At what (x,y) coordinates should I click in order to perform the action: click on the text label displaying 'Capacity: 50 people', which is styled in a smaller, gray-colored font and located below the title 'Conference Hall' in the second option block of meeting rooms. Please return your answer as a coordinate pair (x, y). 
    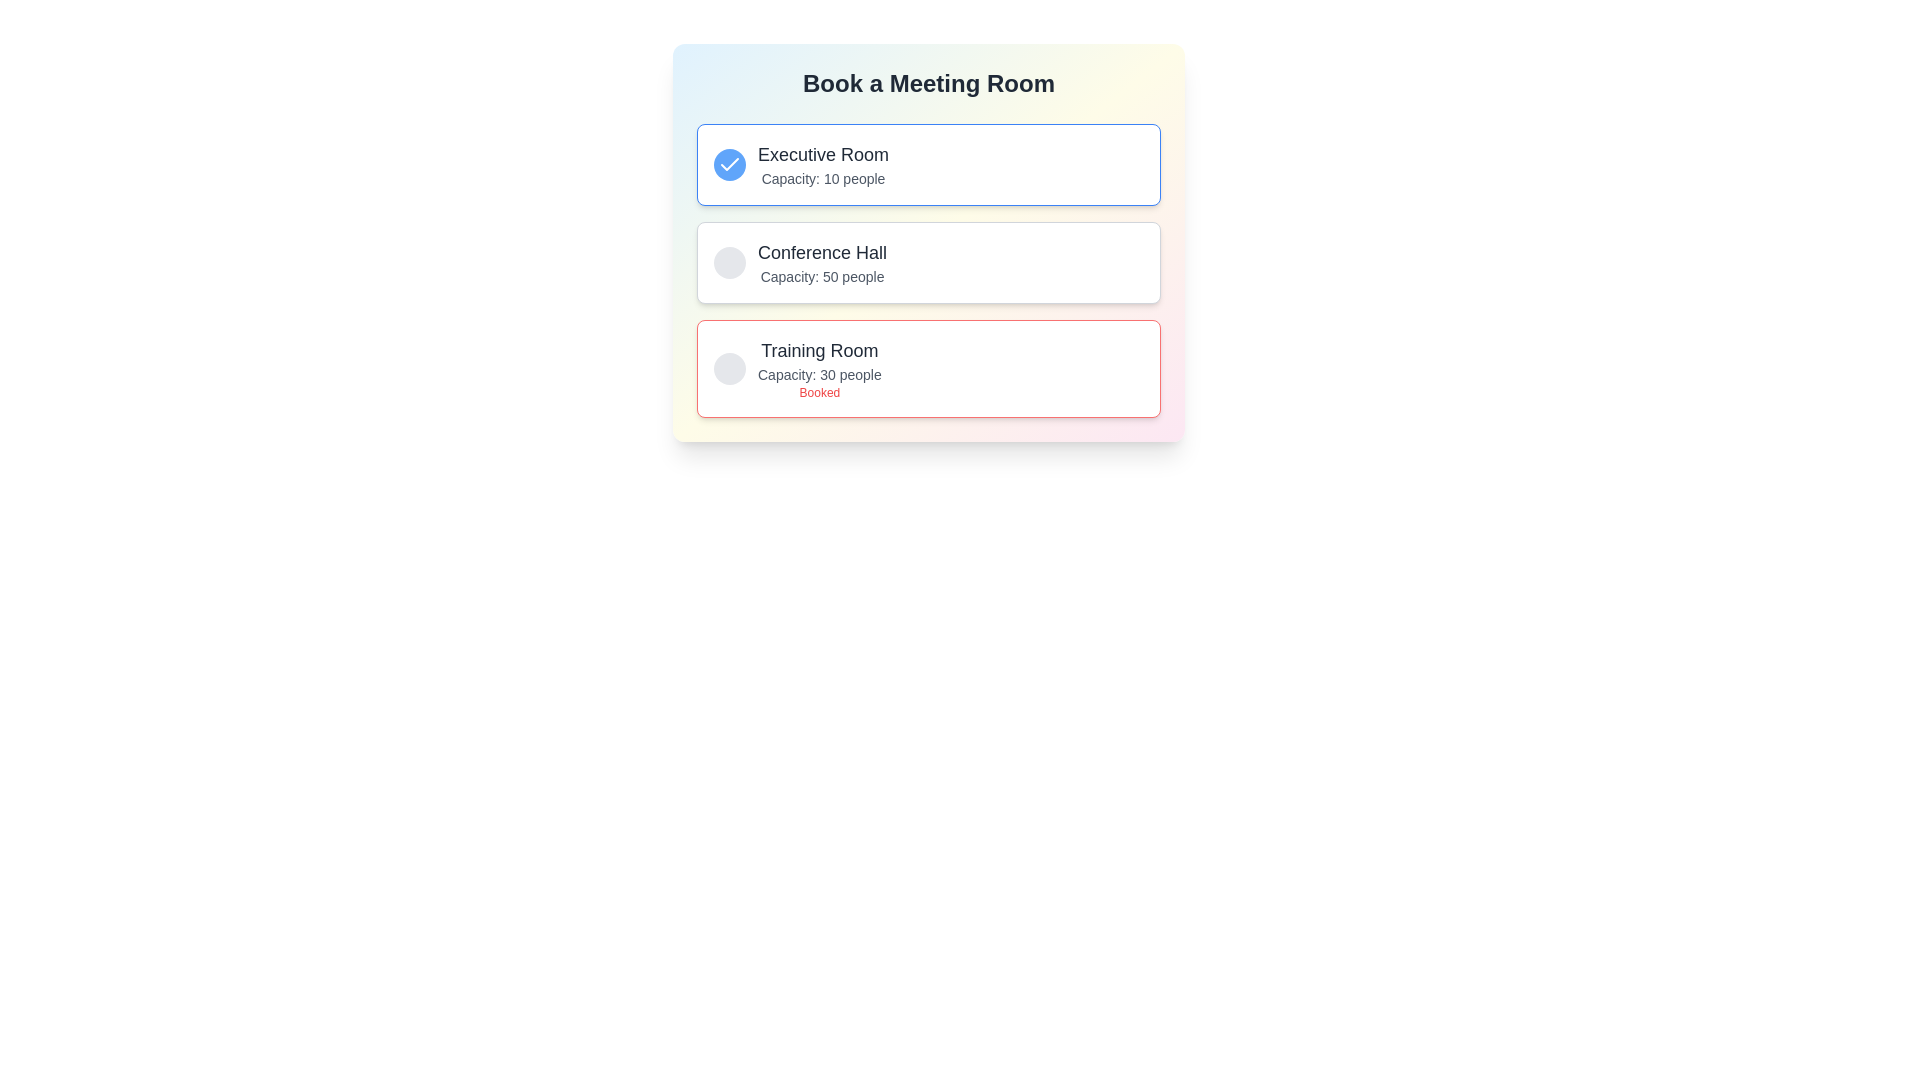
    Looking at the image, I should click on (822, 277).